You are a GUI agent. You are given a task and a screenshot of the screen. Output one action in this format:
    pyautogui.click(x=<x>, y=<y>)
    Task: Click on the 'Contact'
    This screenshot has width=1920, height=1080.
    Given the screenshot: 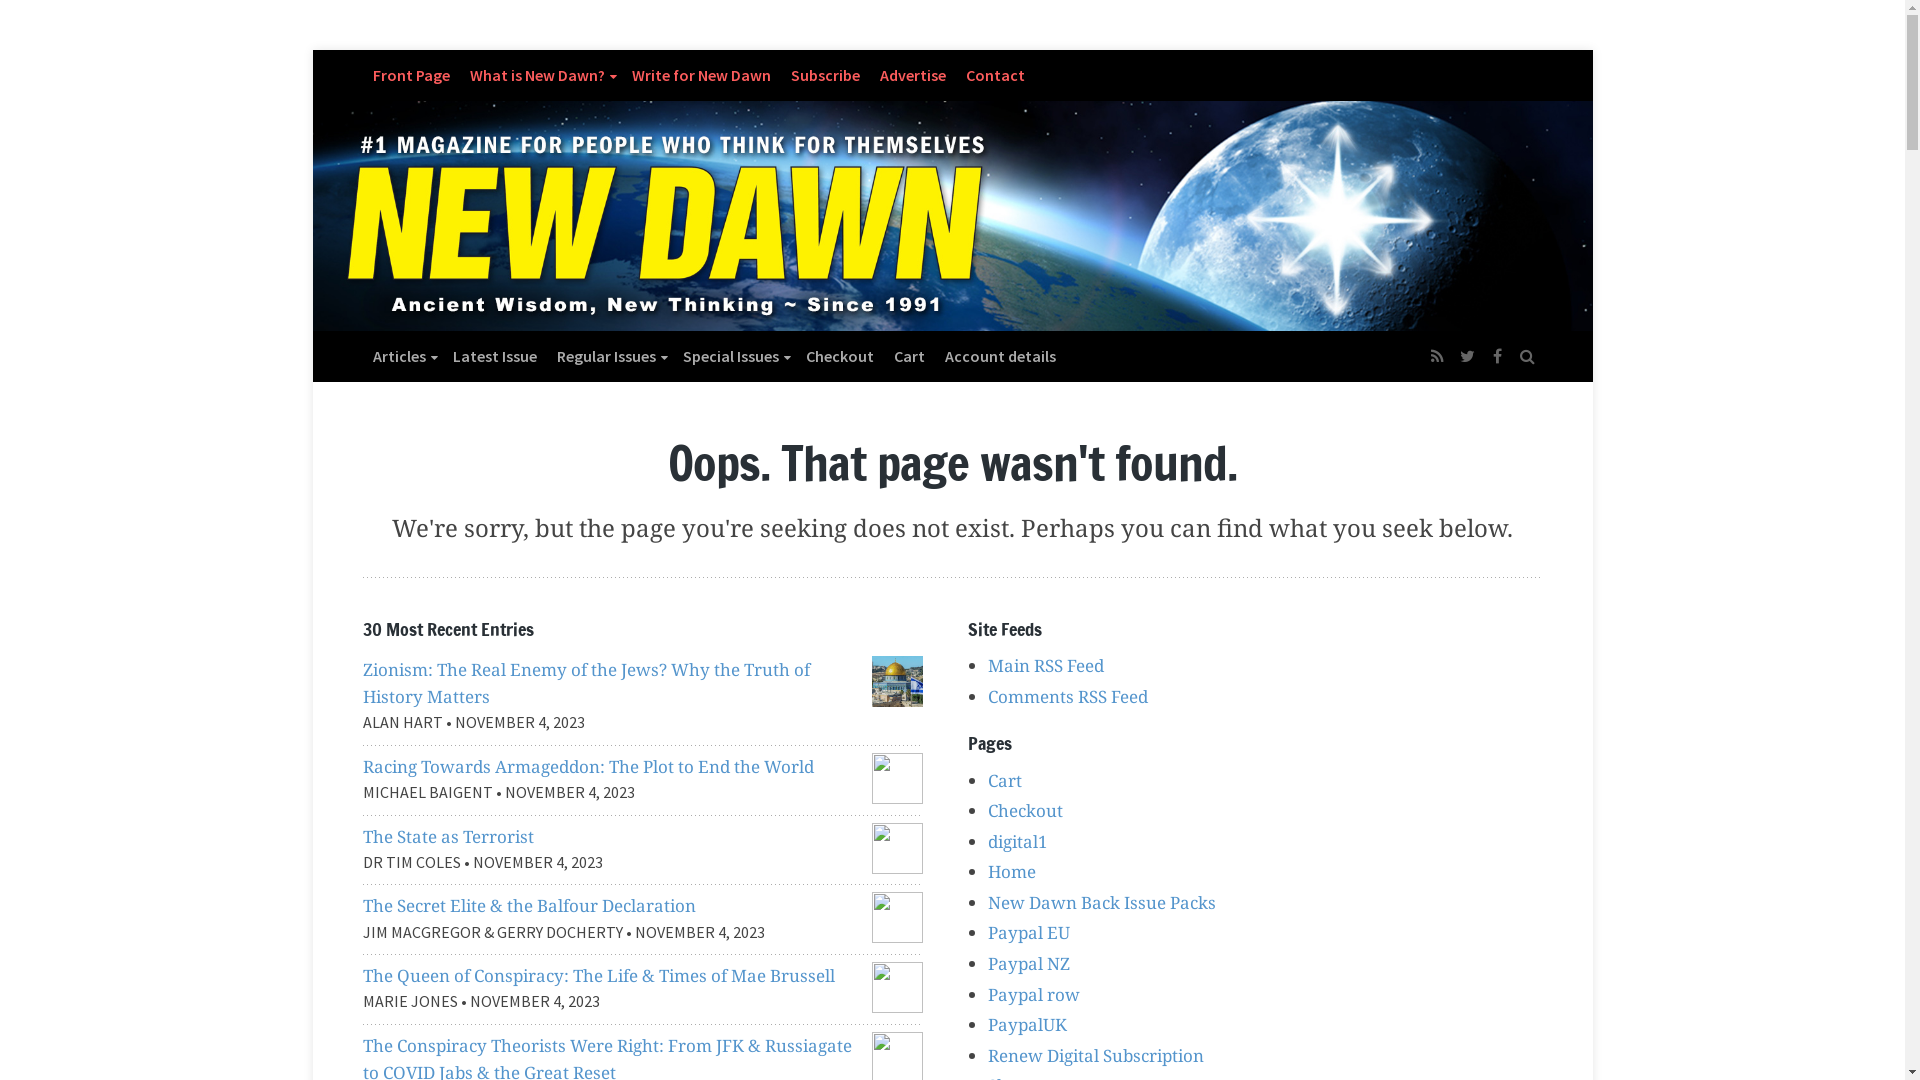 What is the action you would take?
    pyautogui.click(x=995, y=73)
    